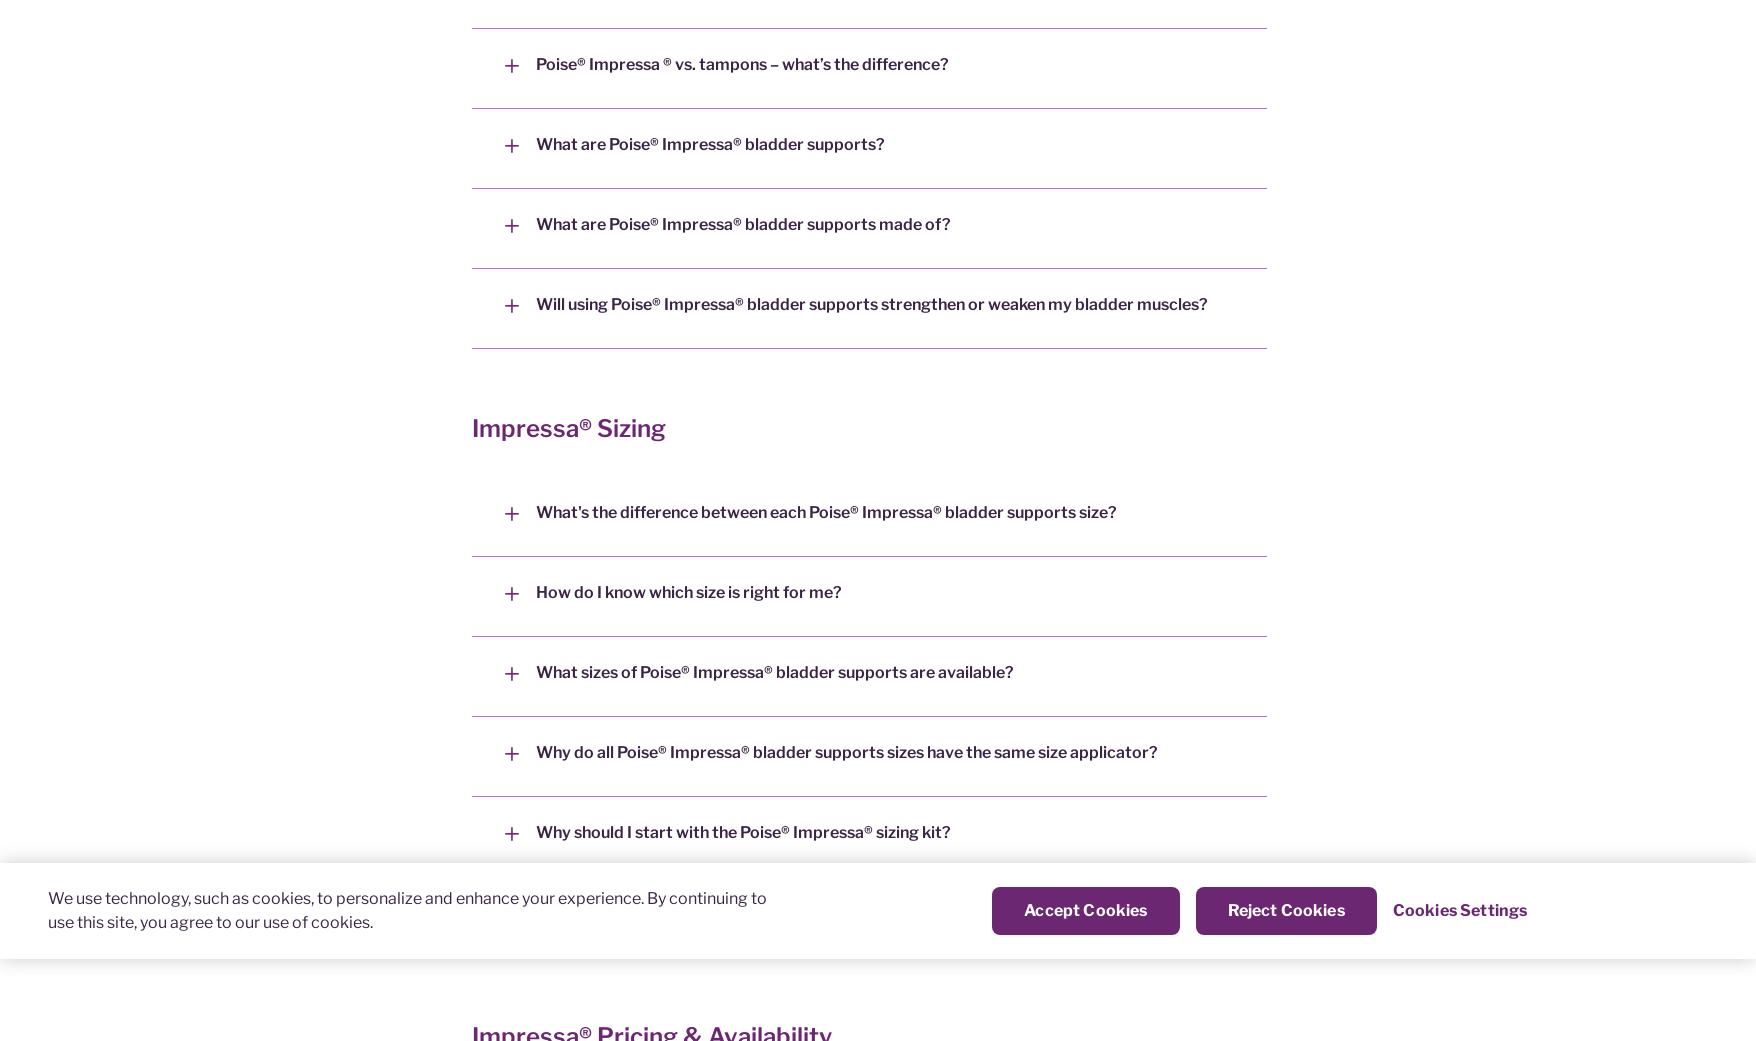  What do you see at coordinates (689, 592) in the screenshot?
I see `'How do I know which size is right for me?'` at bounding box center [689, 592].